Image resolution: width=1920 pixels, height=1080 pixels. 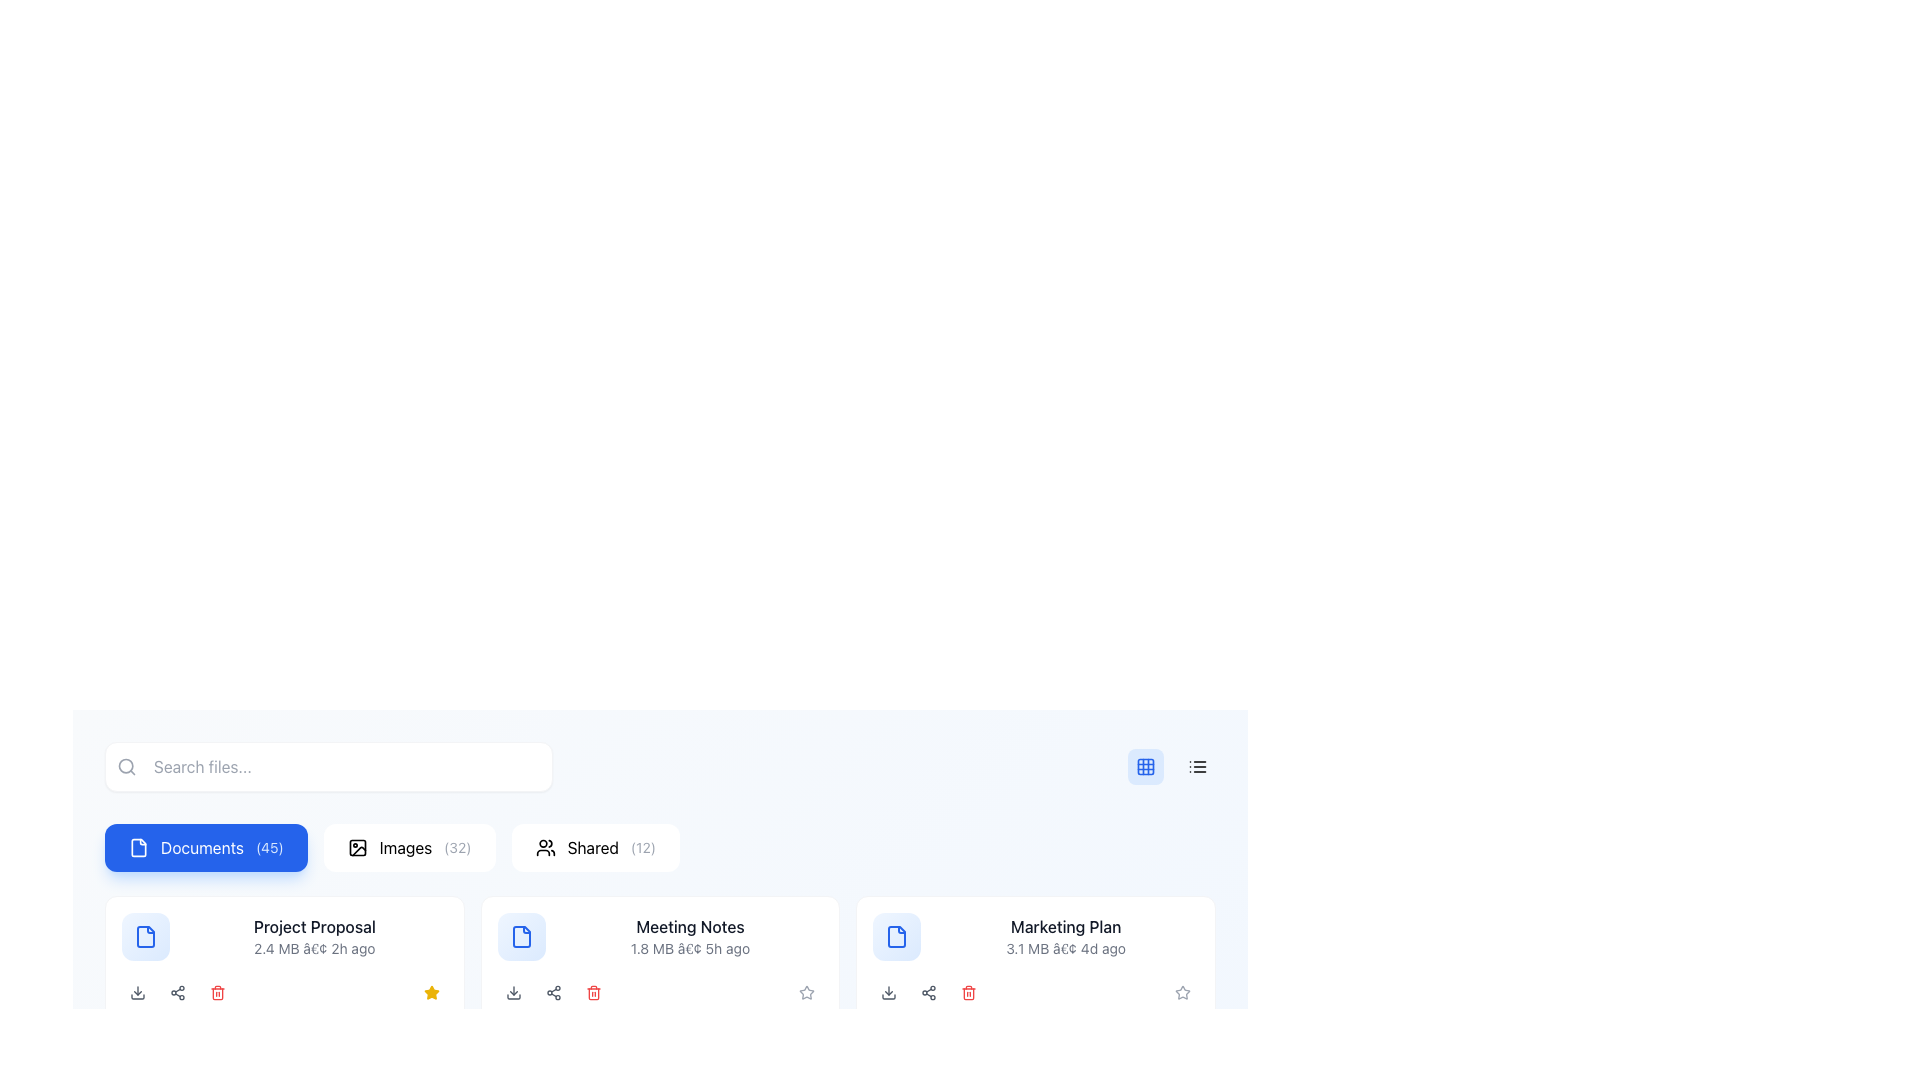 What do you see at coordinates (125, 766) in the screenshot?
I see `the magnifying glass SVG icon representing the search functionality, located in the upper left part of the search input field adjacent to the placeholder text 'Search files...'` at bounding box center [125, 766].